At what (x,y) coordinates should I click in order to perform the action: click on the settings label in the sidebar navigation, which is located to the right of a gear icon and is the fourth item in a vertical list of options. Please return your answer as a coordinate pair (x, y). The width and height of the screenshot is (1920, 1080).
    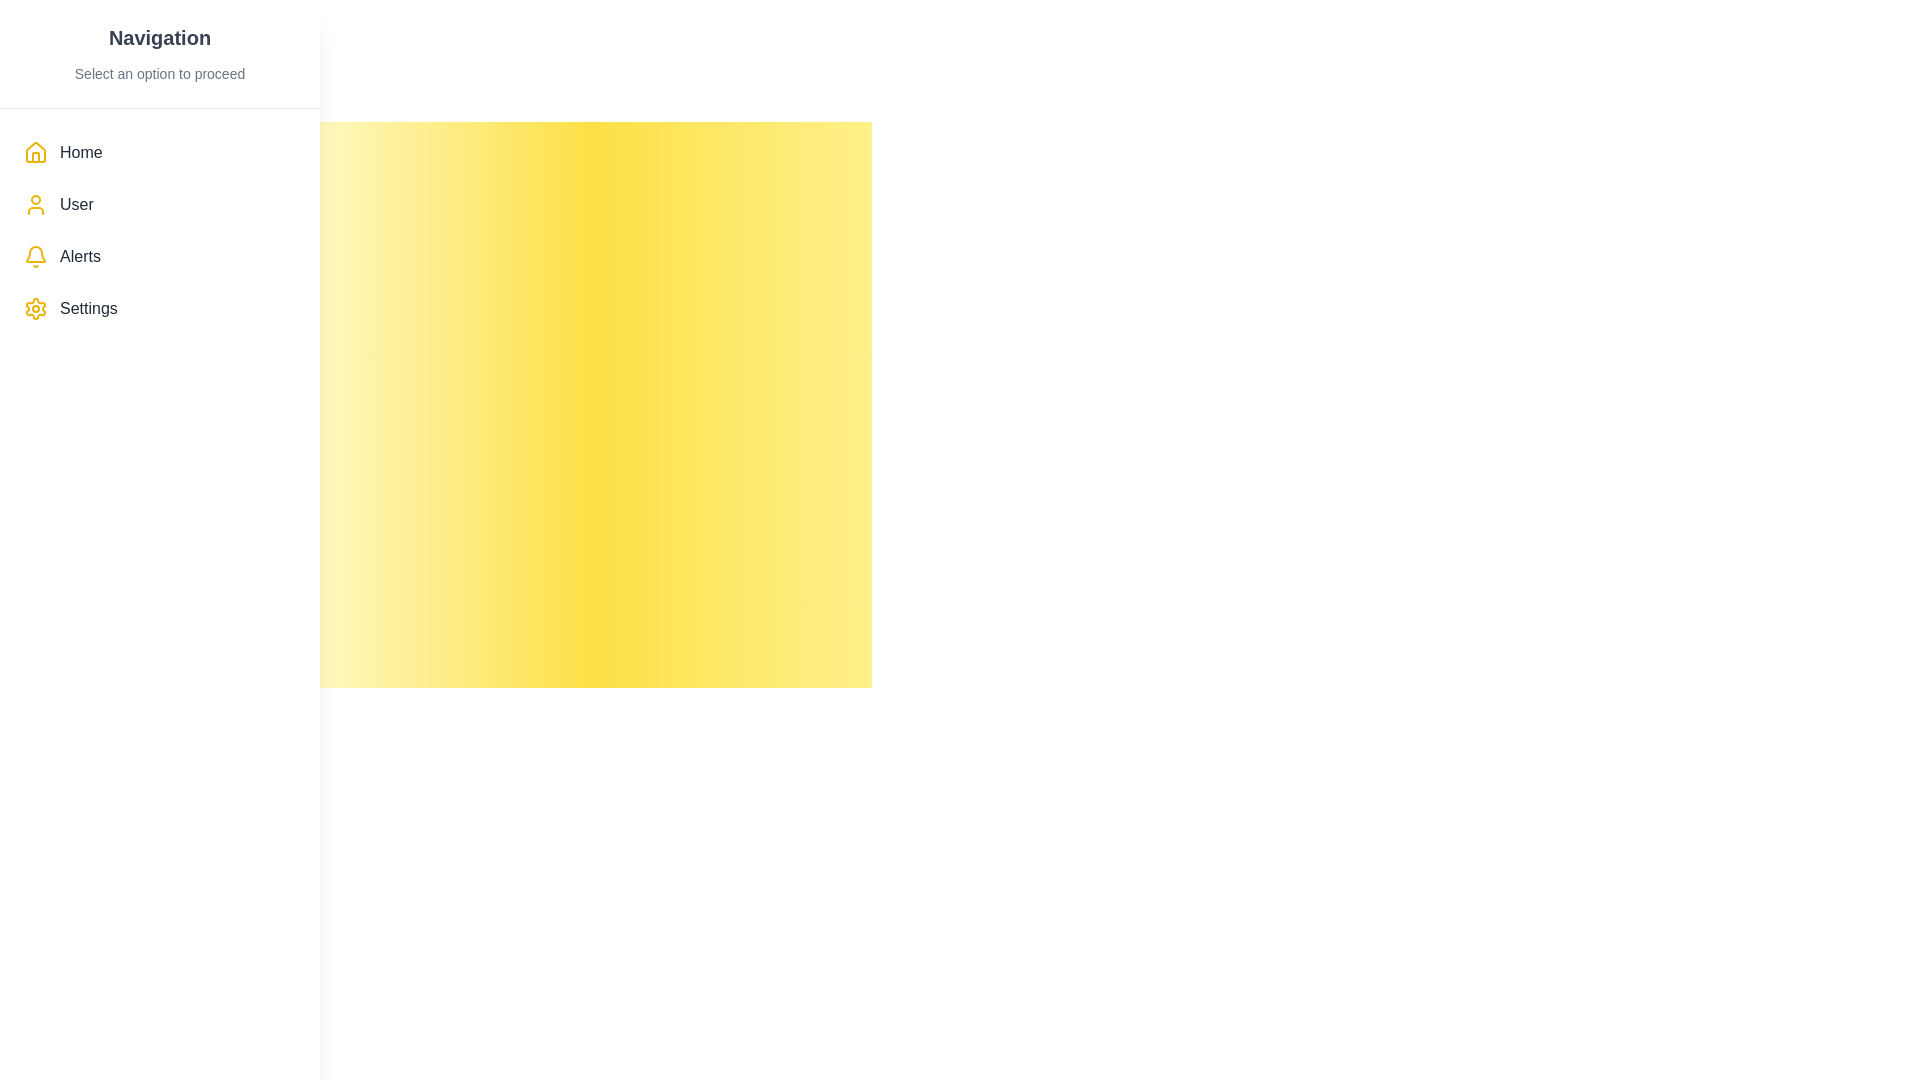
    Looking at the image, I should click on (87, 308).